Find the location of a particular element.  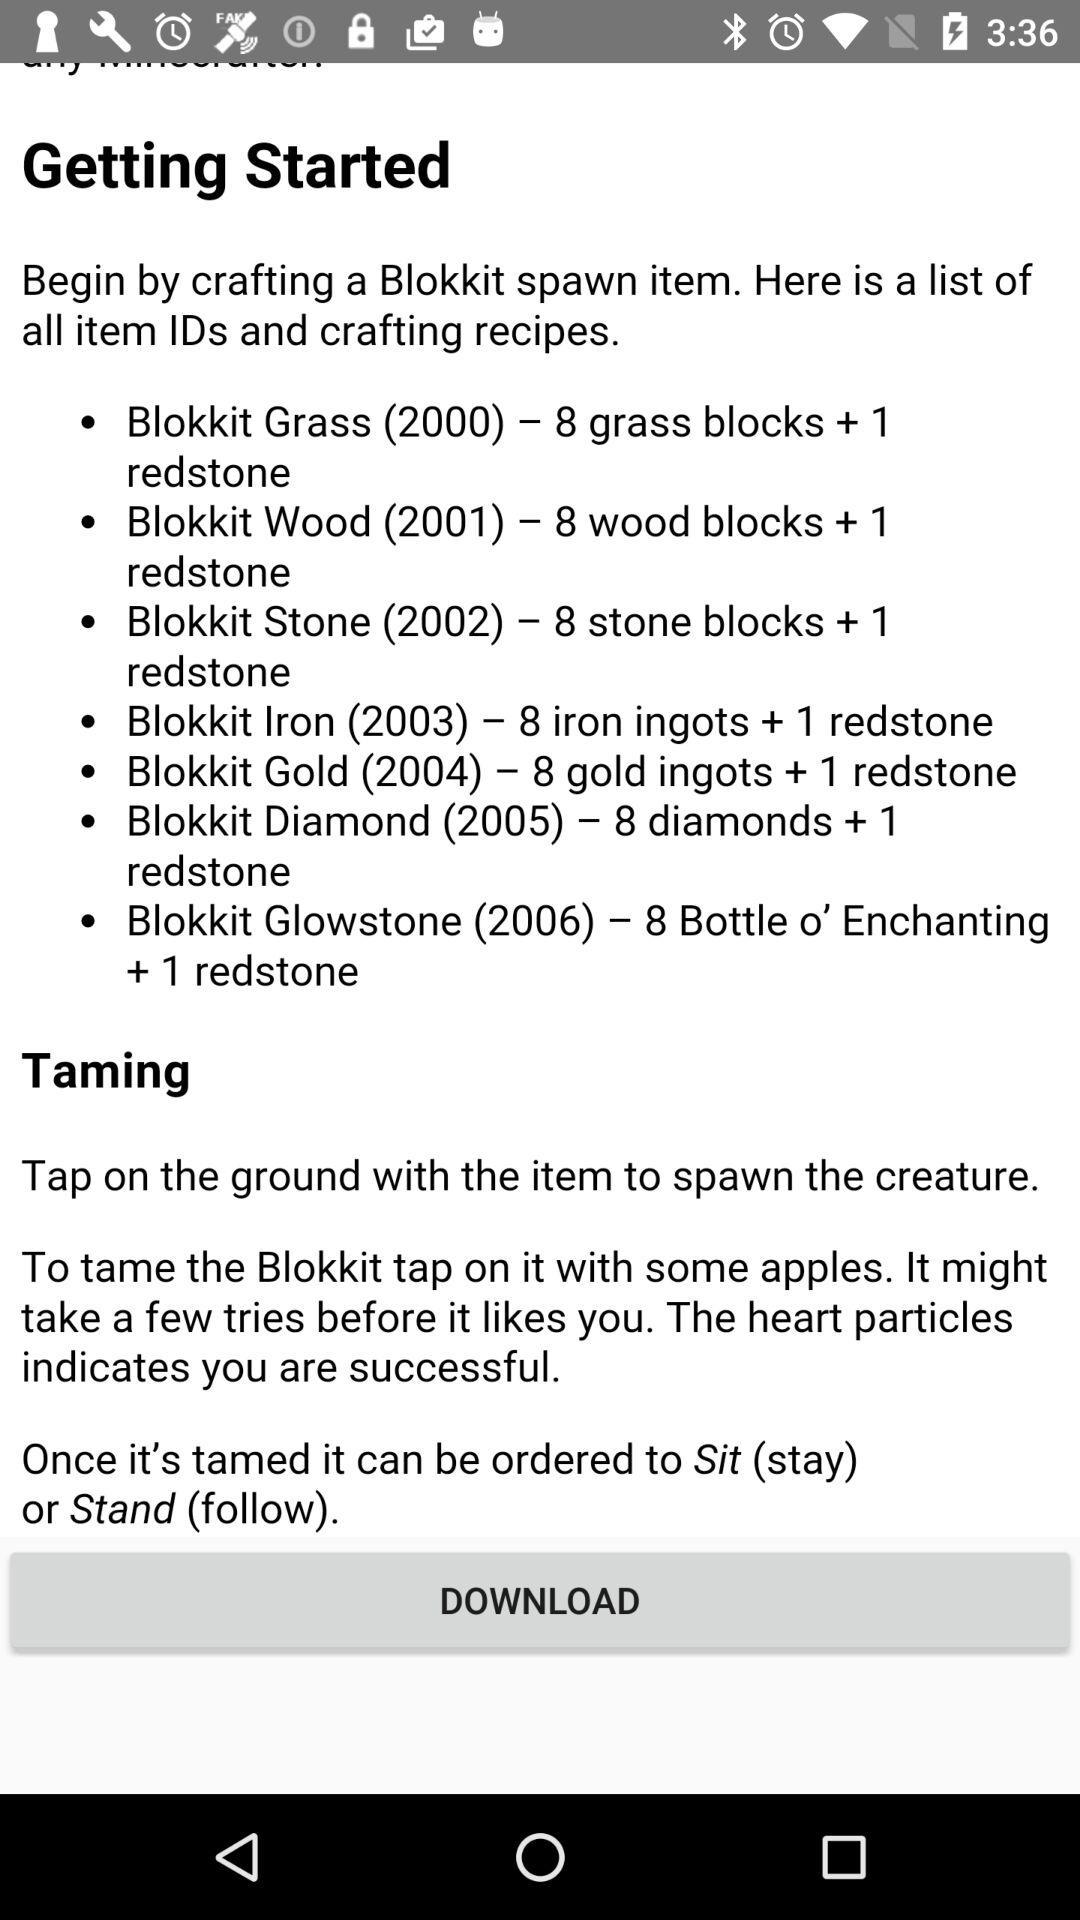

click all text is located at coordinates (540, 798).